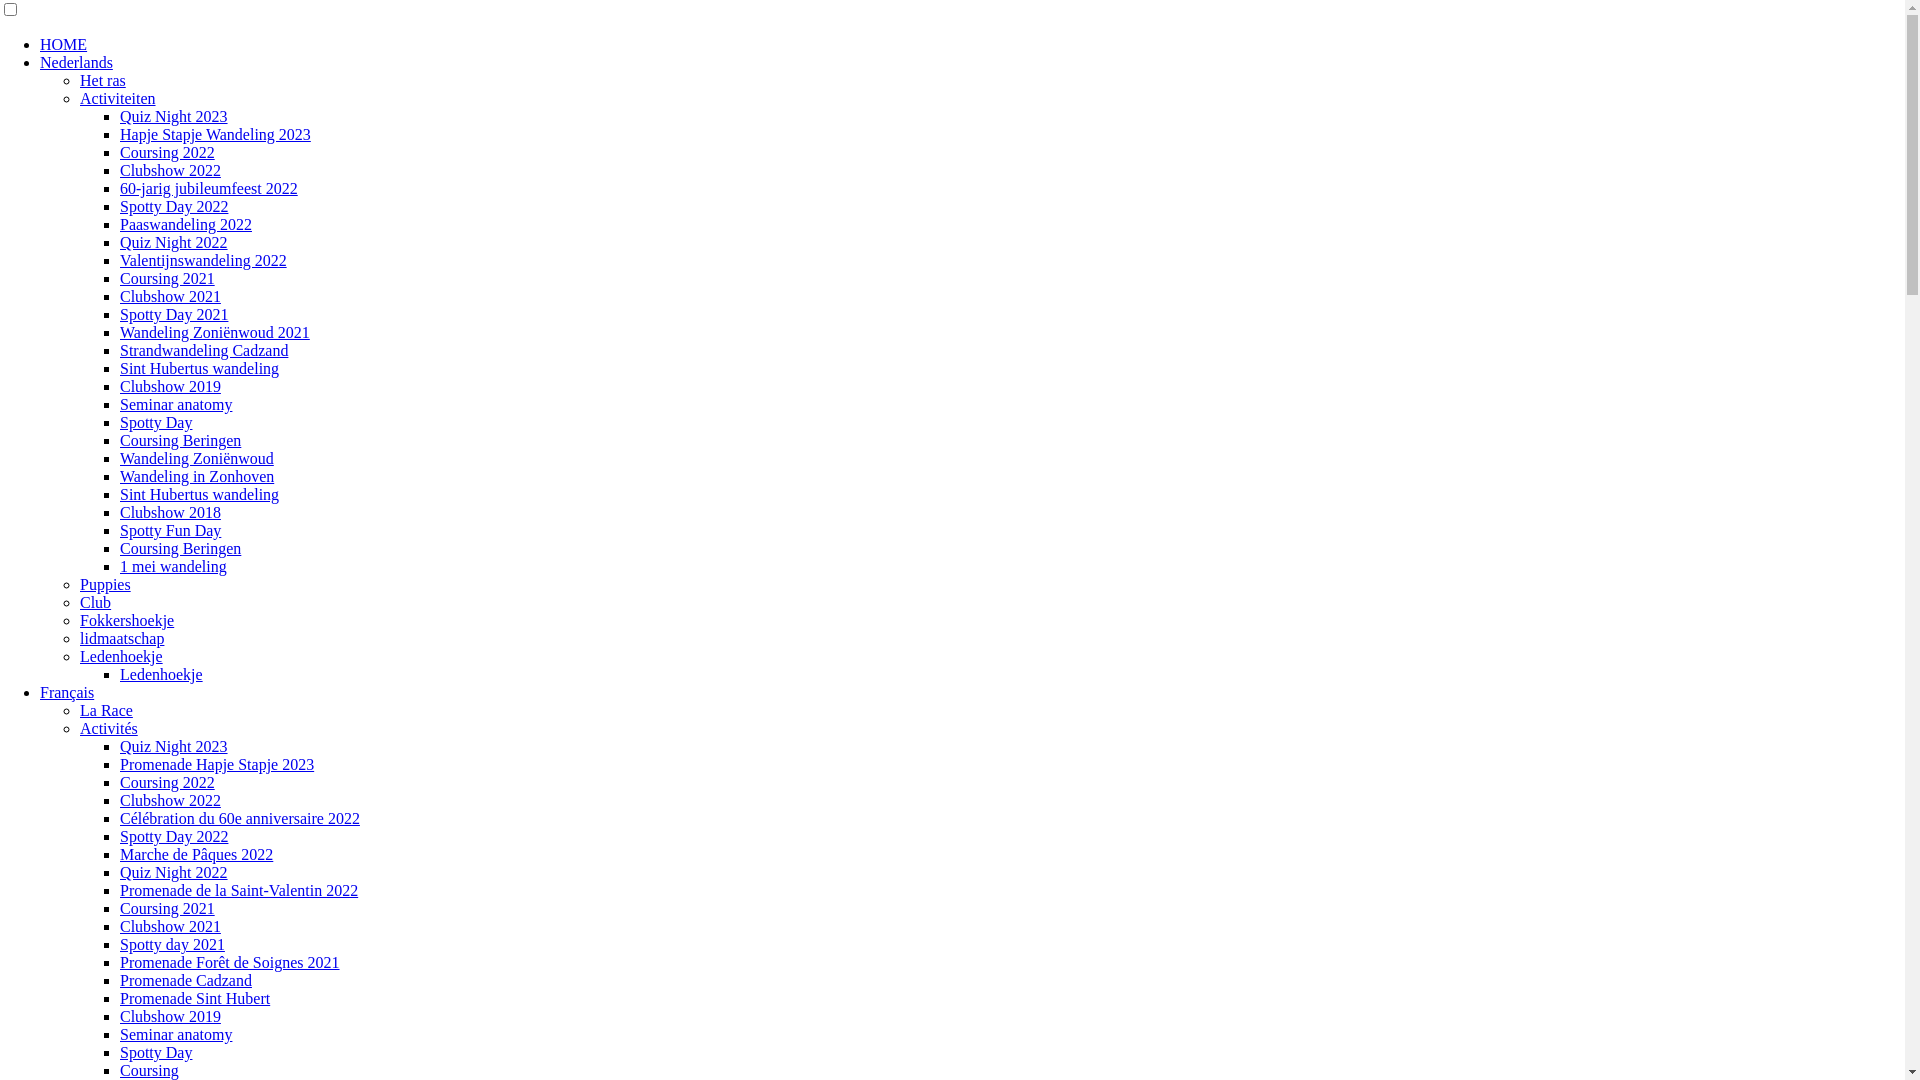  I want to click on 'Quiz Night 2023', so click(173, 116).